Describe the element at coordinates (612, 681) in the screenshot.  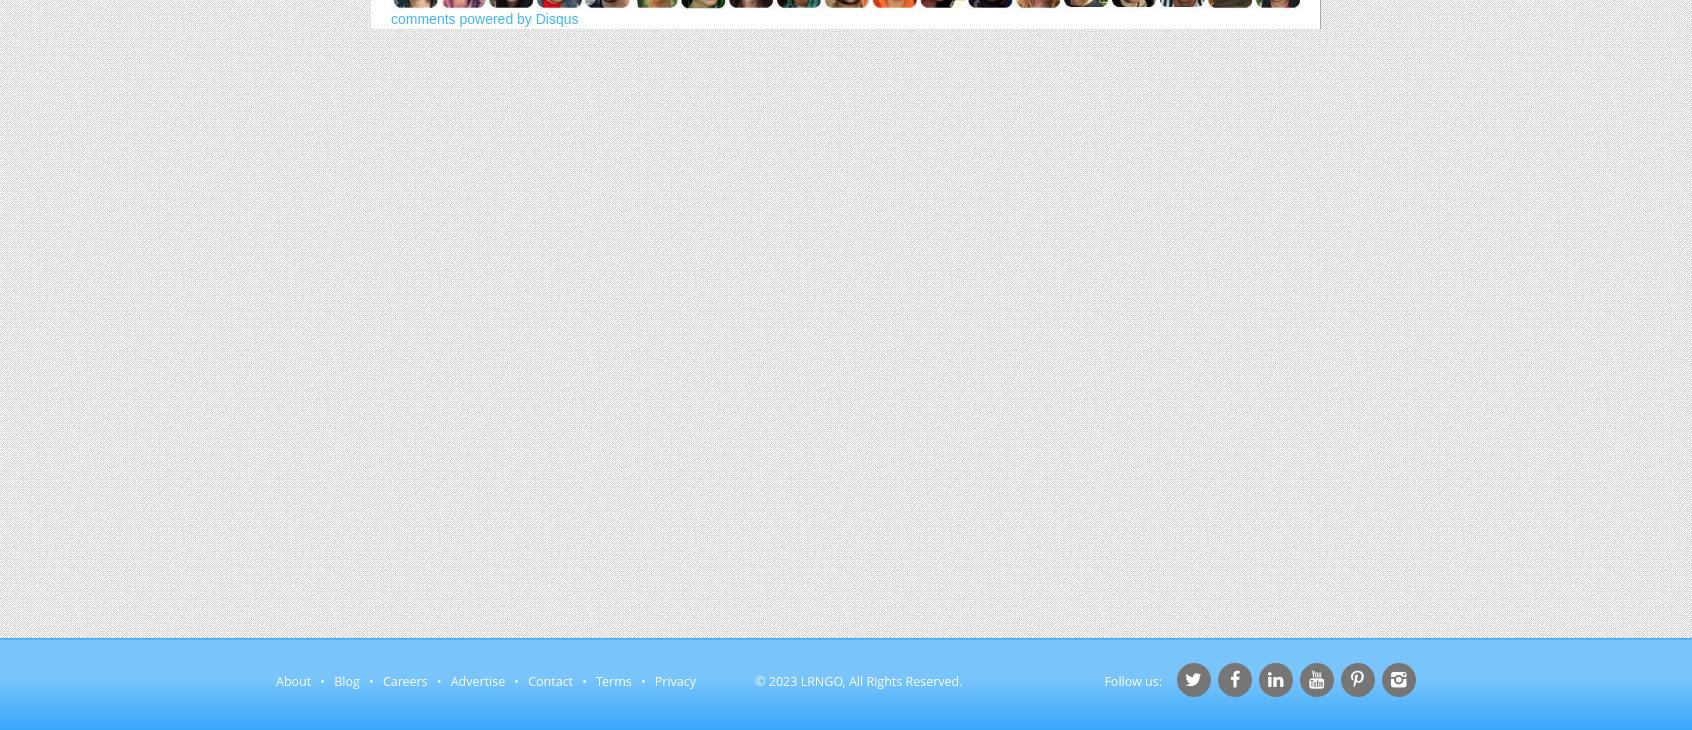
I see `'Terms'` at that location.